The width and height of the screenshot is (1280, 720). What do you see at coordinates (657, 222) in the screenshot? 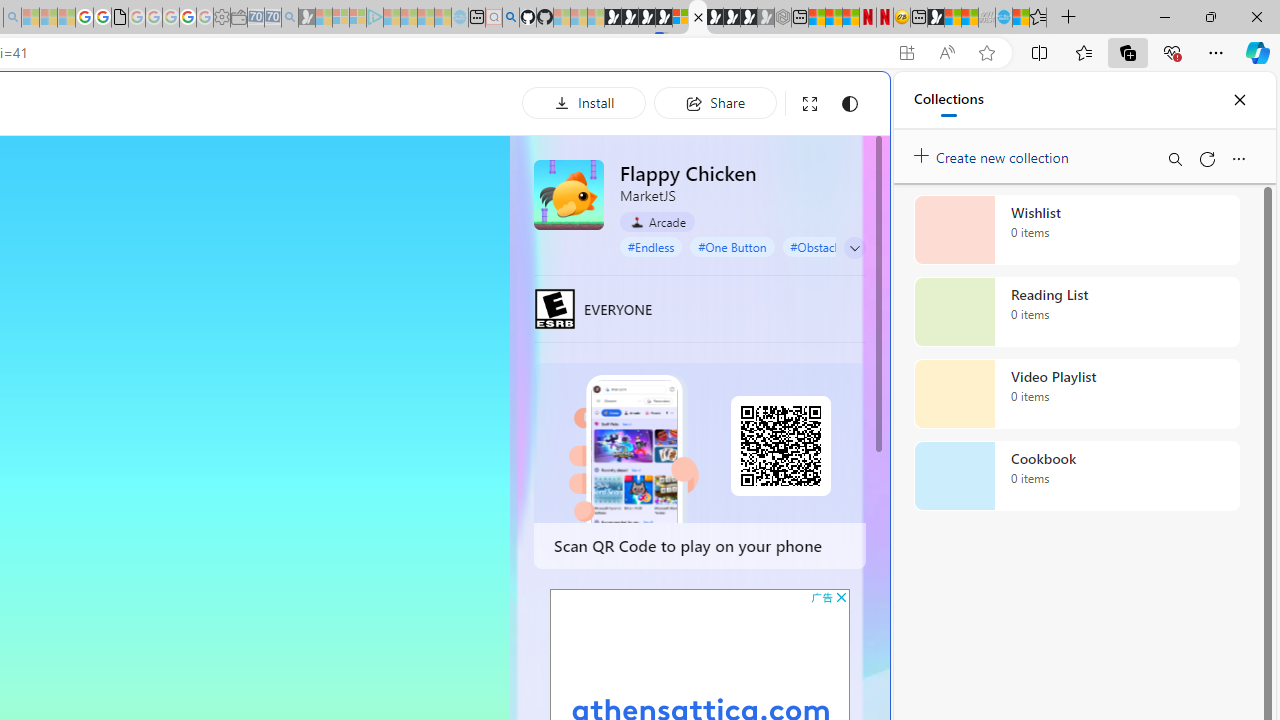
I see `'Arcade'` at bounding box center [657, 222].